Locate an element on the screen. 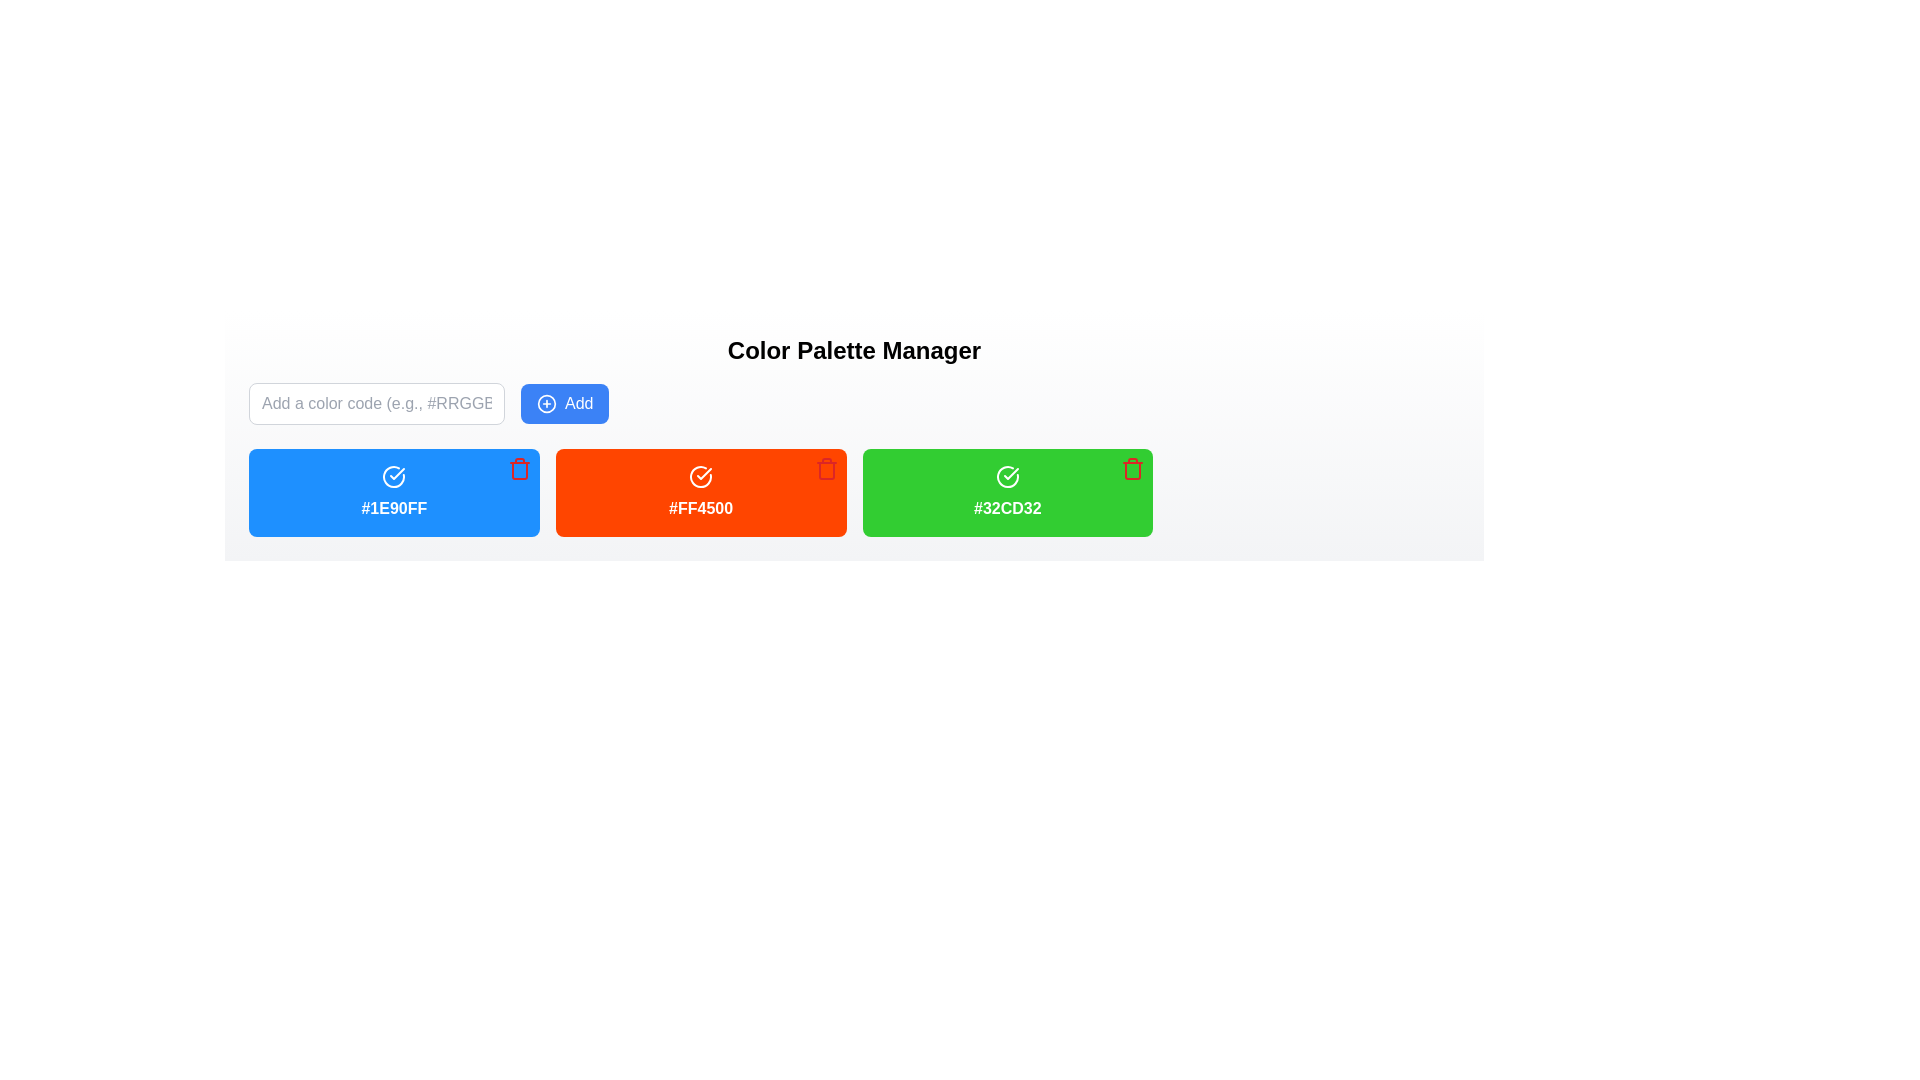 This screenshot has height=1080, width=1920. text displayed in the text label showing the string '#32CD32', which is styled in bold font on a vibrant green background, located in the third block from the left is located at coordinates (1007, 508).